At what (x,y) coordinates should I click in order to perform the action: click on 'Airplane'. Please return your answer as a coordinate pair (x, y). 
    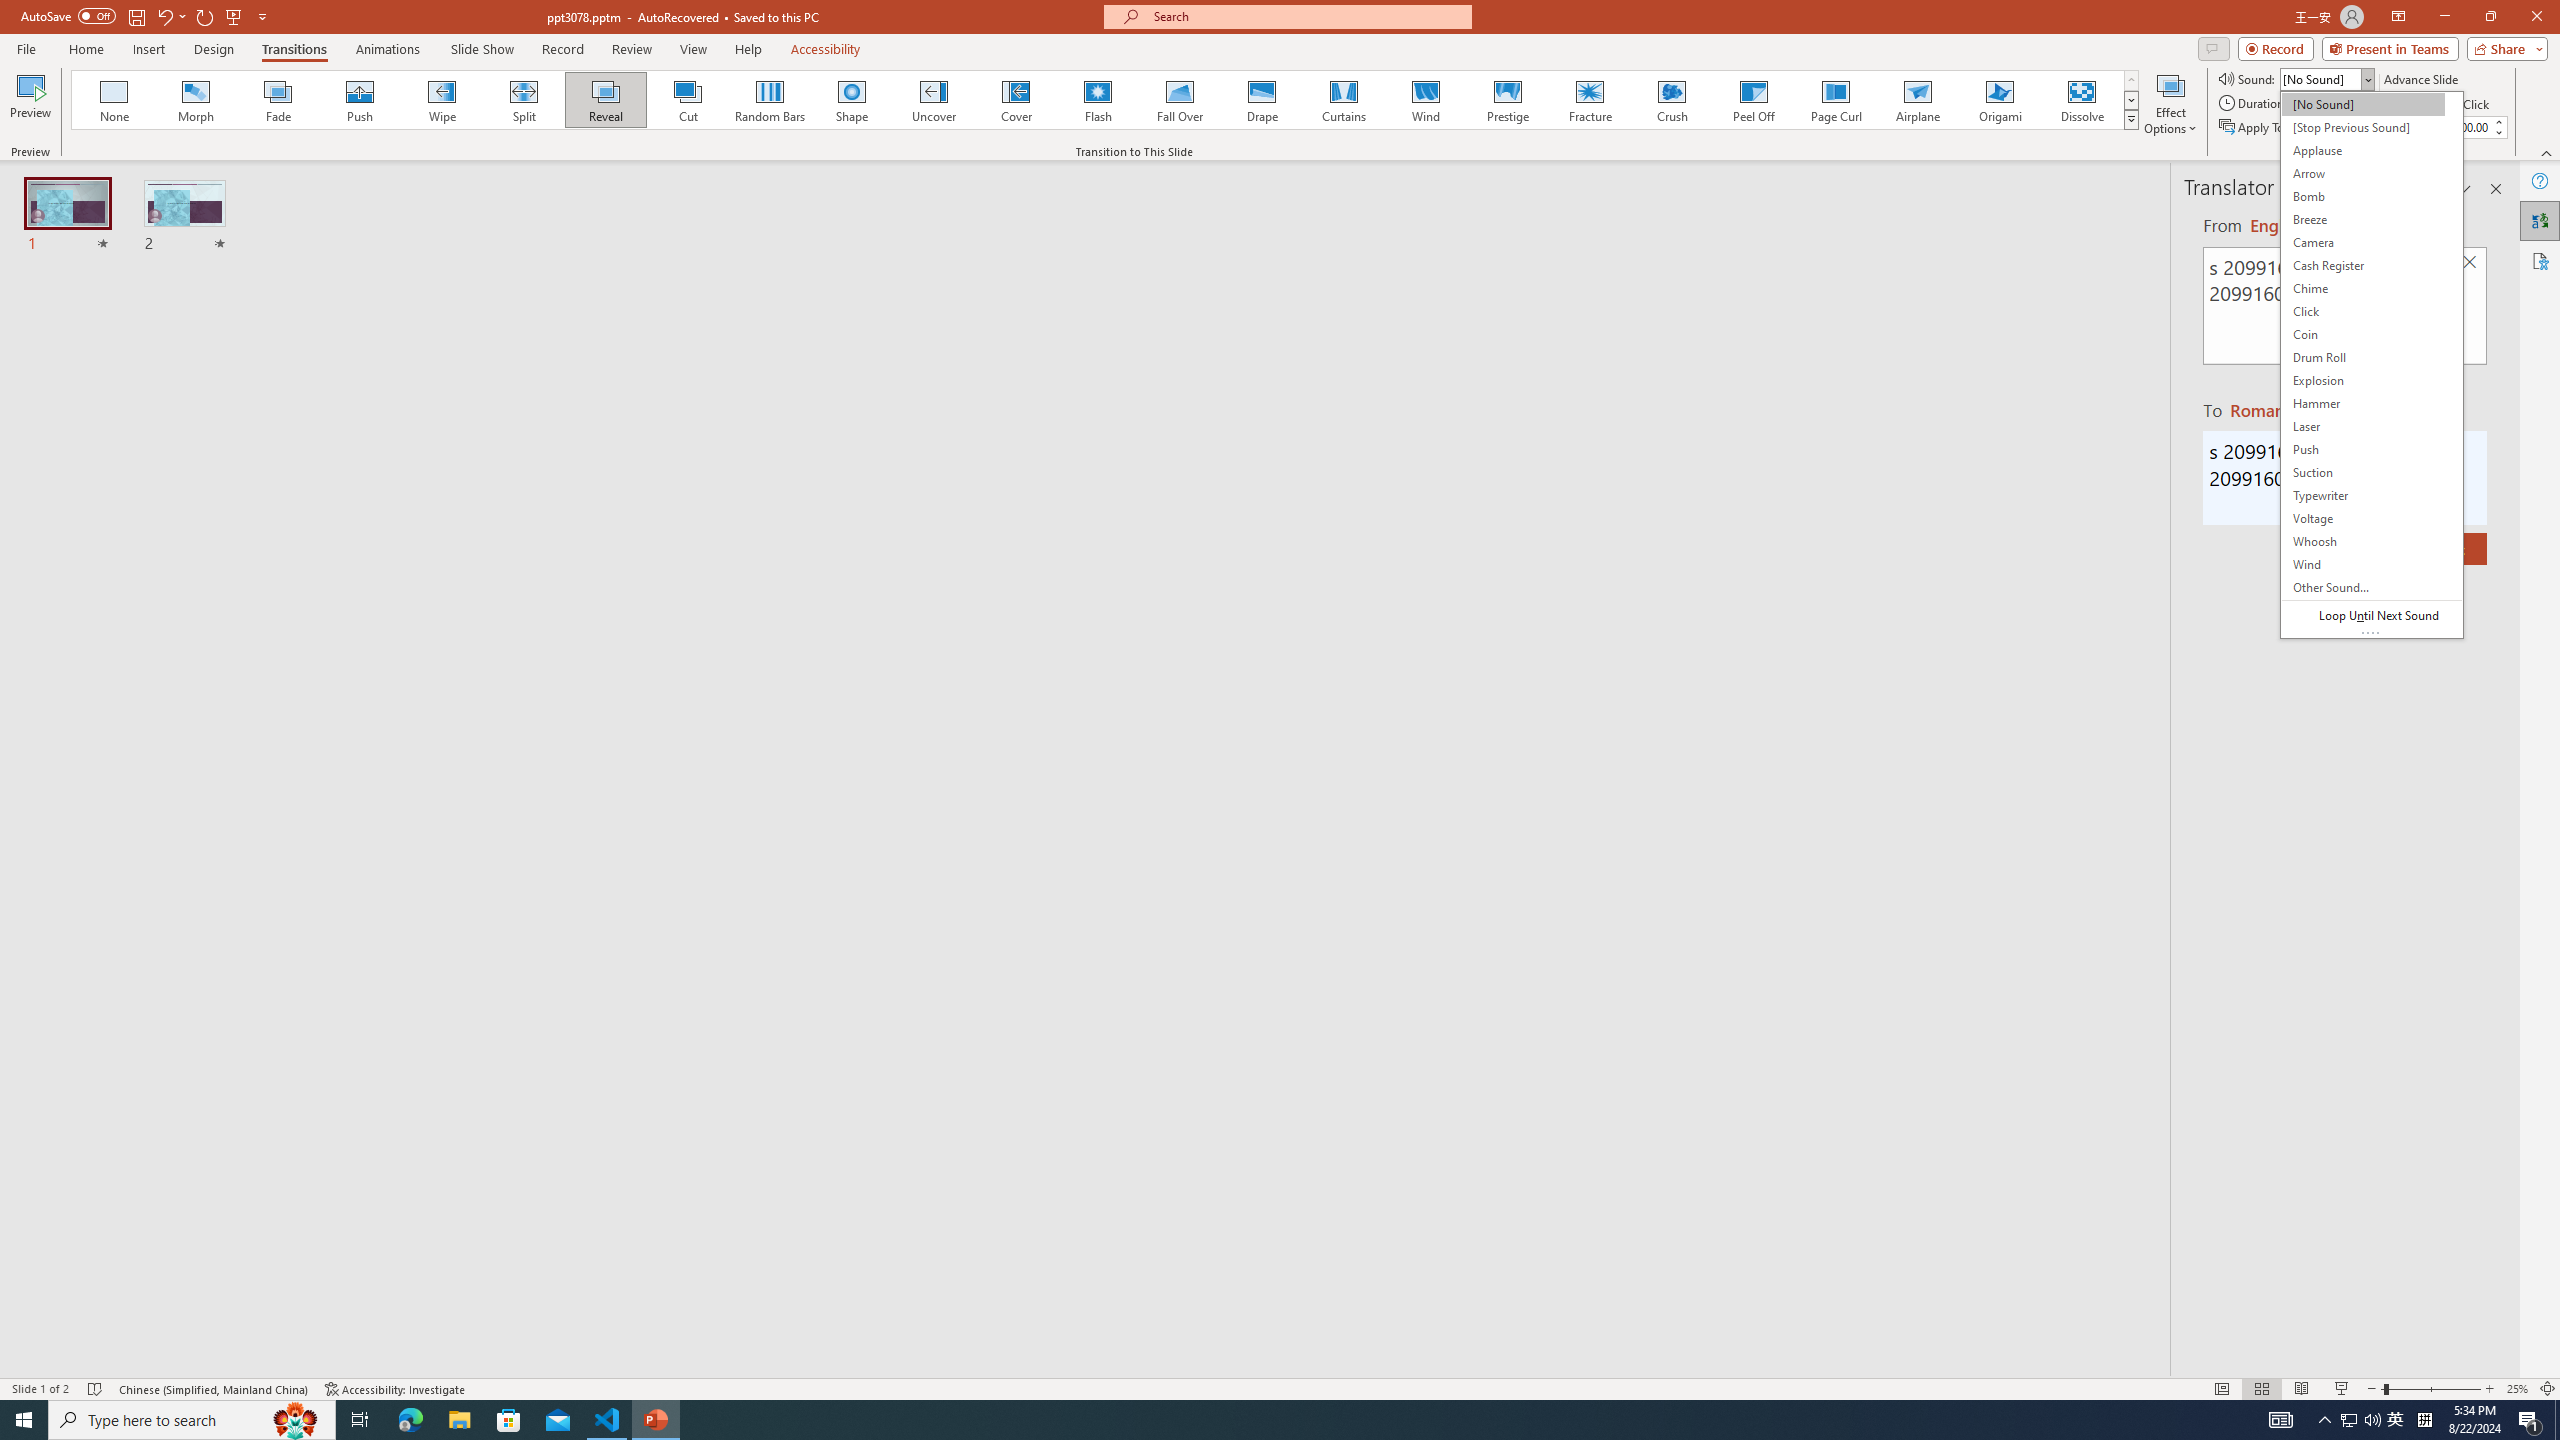
    Looking at the image, I should click on (1916, 99).